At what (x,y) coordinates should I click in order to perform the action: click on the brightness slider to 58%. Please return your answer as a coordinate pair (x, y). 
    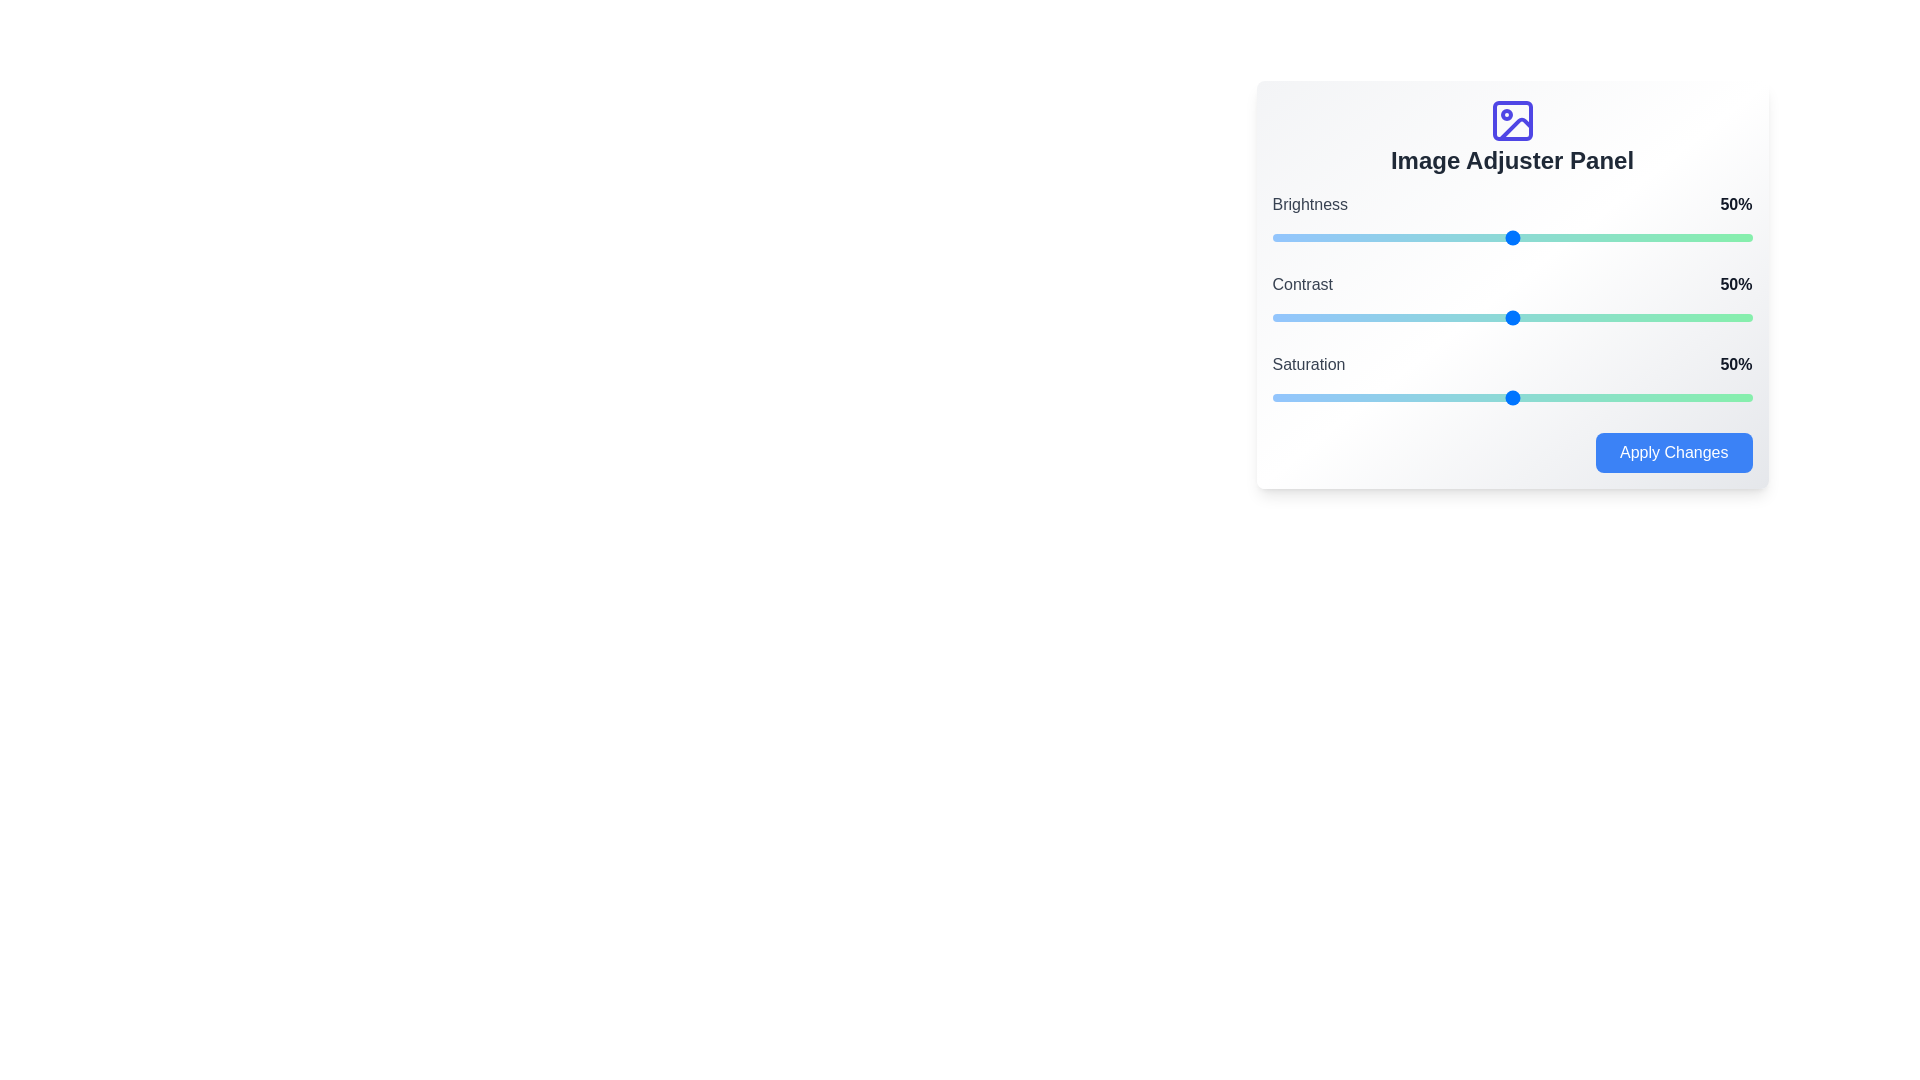
    Looking at the image, I should click on (1549, 237).